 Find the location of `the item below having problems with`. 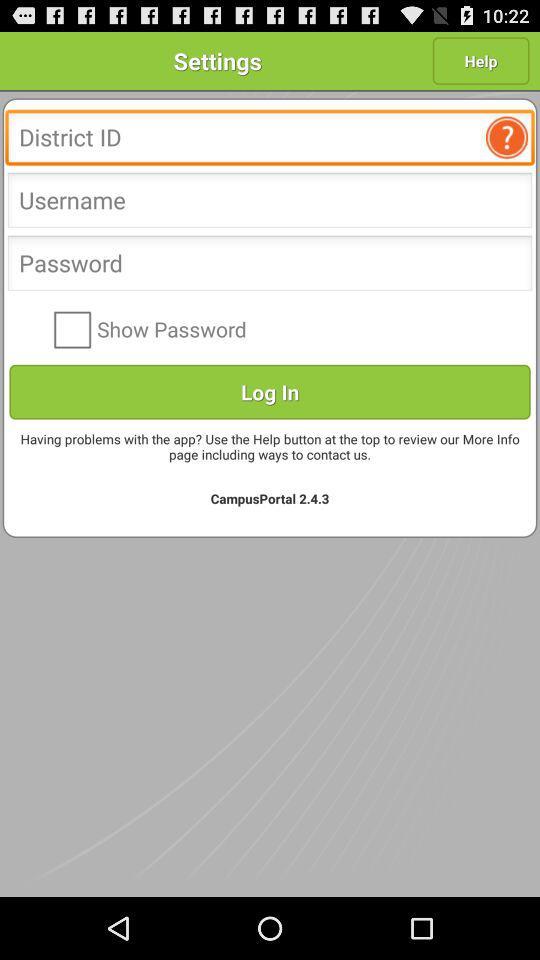

the item below having problems with is located at coordinates (270, 497).